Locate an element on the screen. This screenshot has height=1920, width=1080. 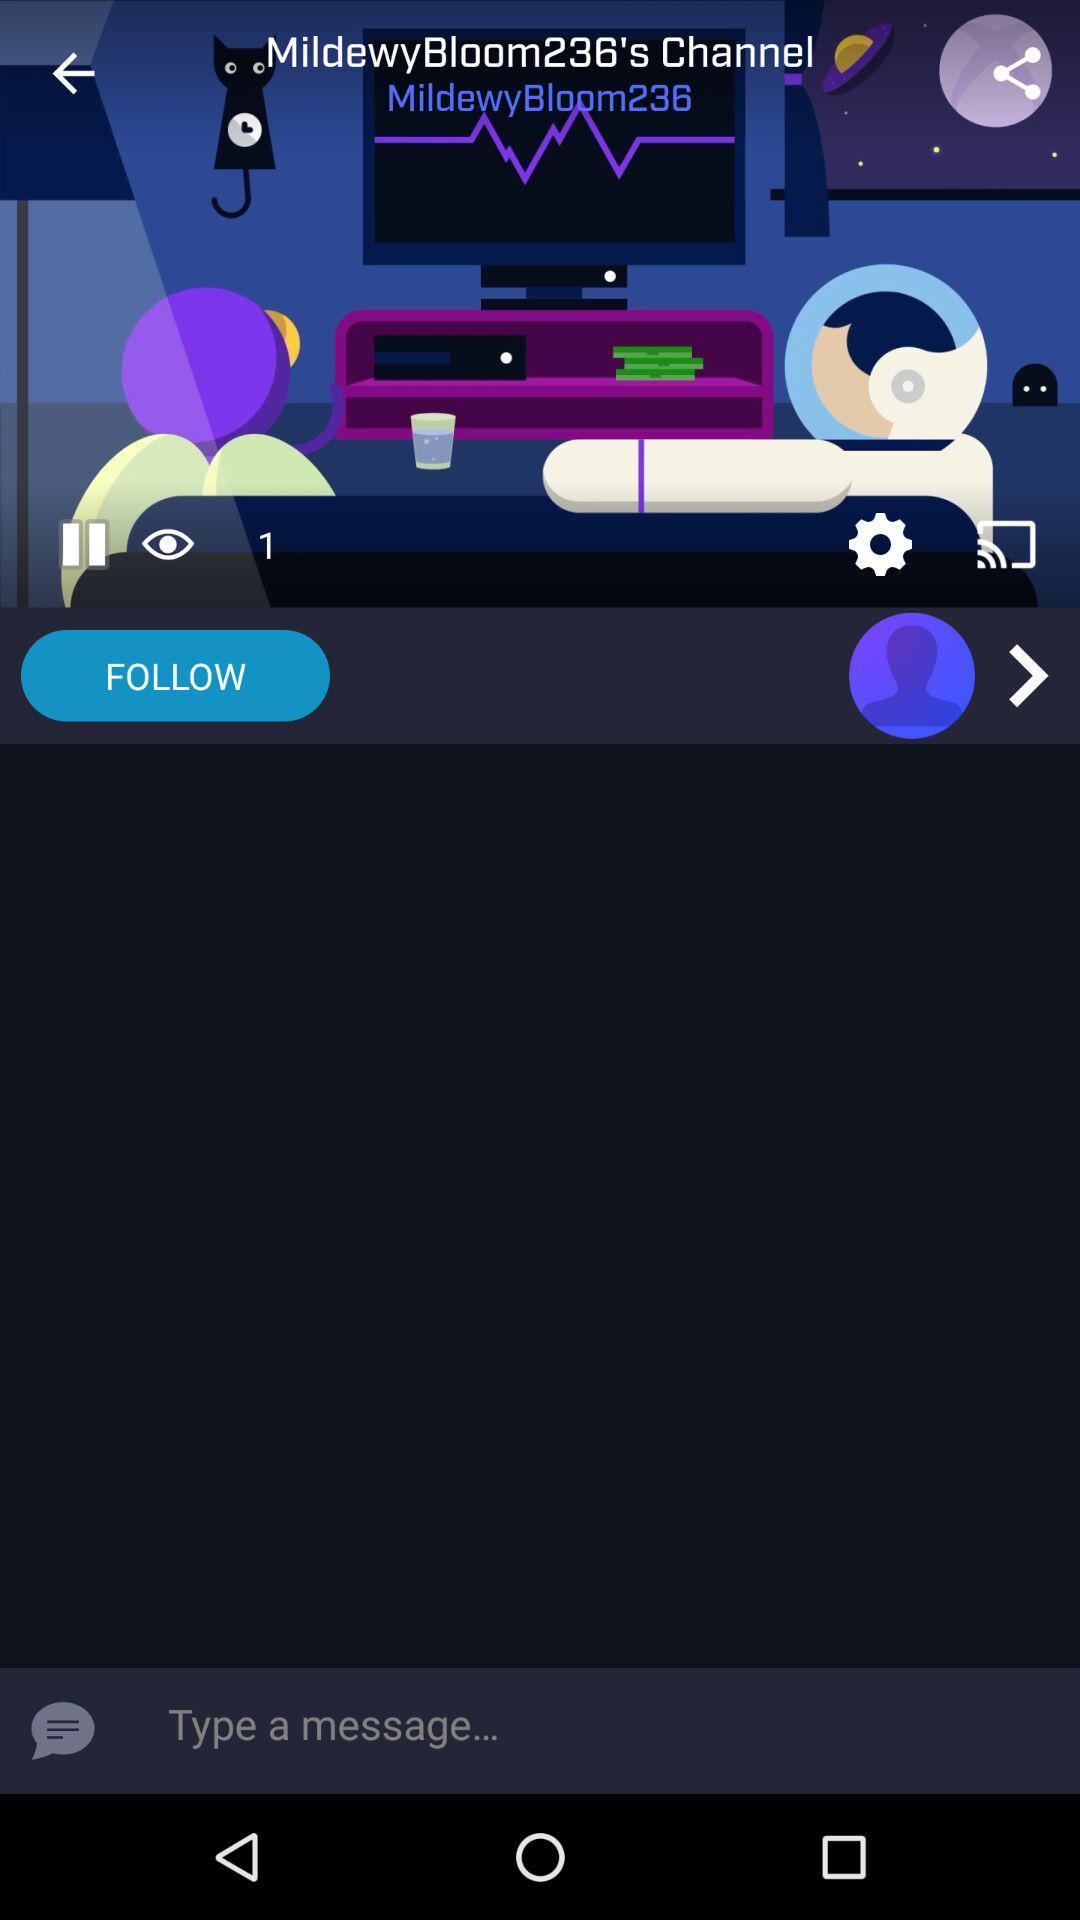
the item next to the mildewybloom236's channel item is located at coordinates (1017, 73).